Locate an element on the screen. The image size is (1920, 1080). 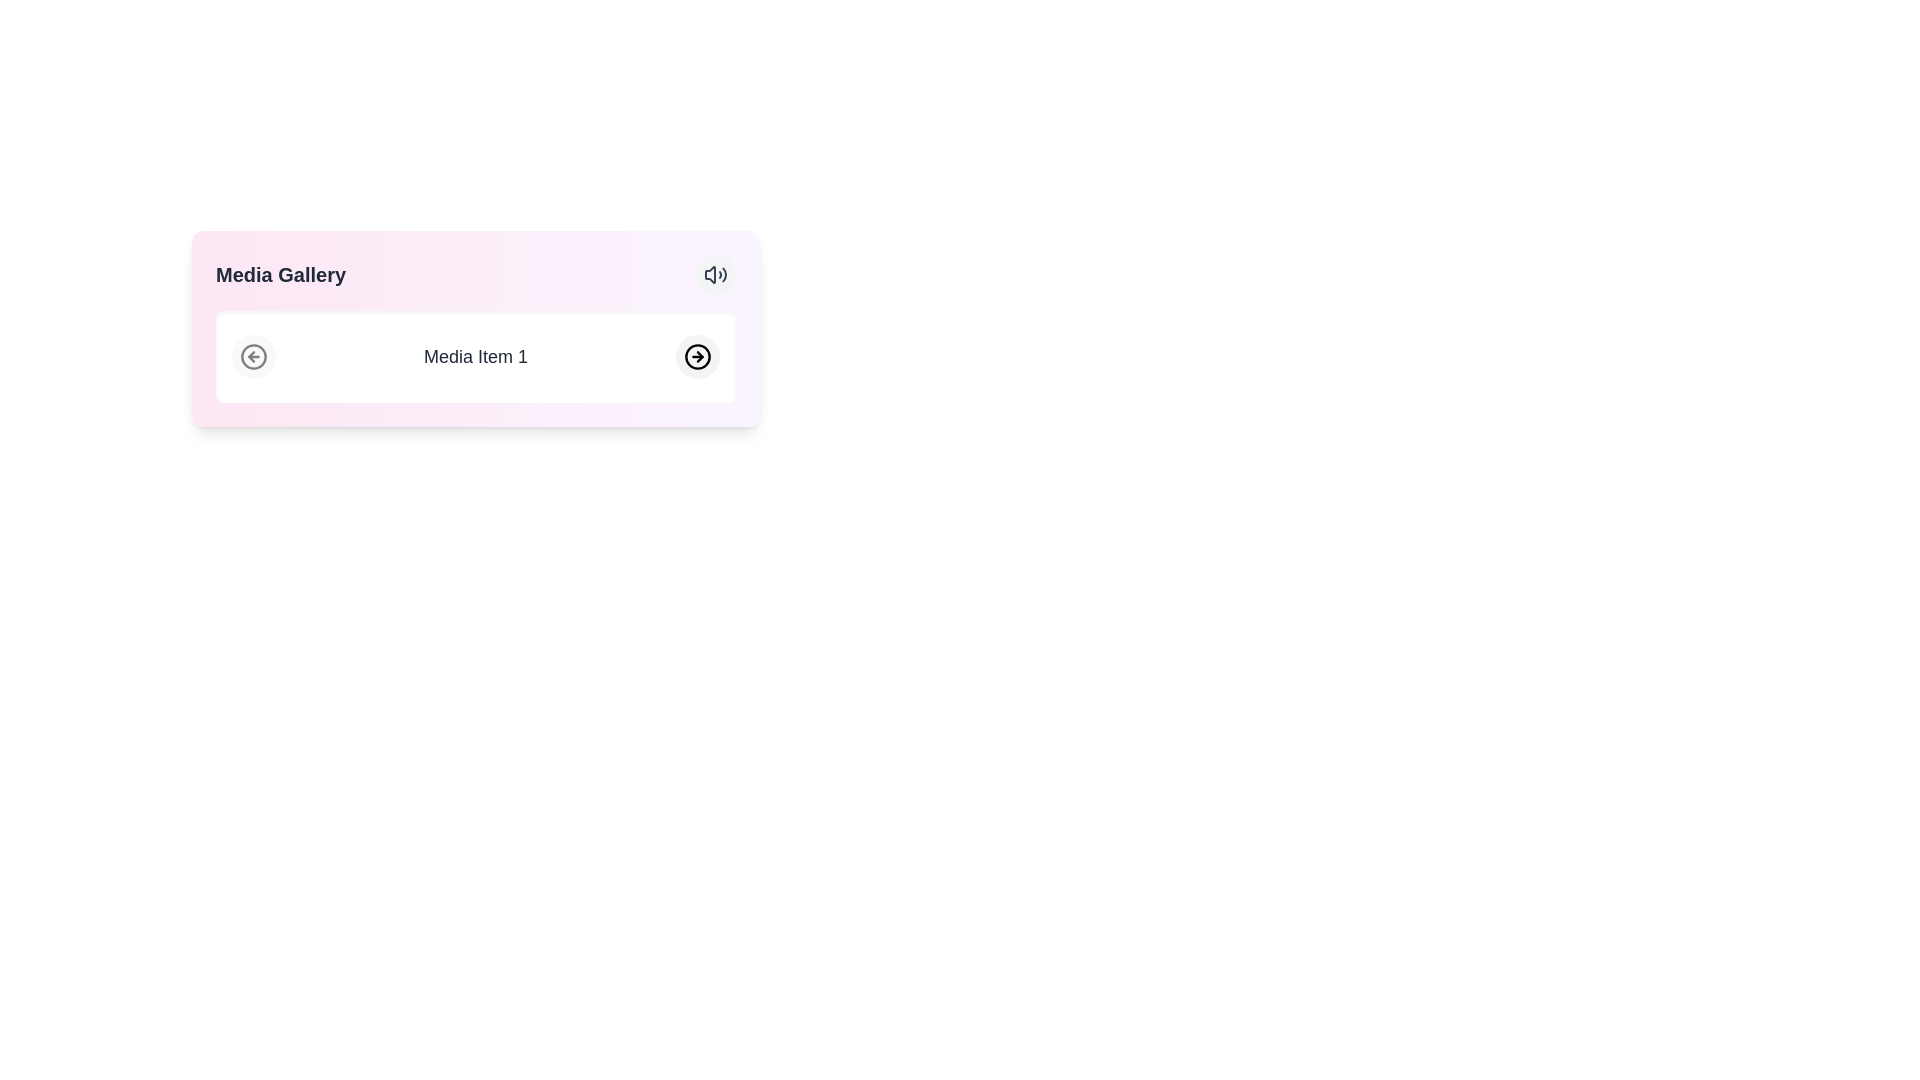
the speaker icon located in the top-right corner of the 'Media Gallery' panel is located at coordinates (715, 274).